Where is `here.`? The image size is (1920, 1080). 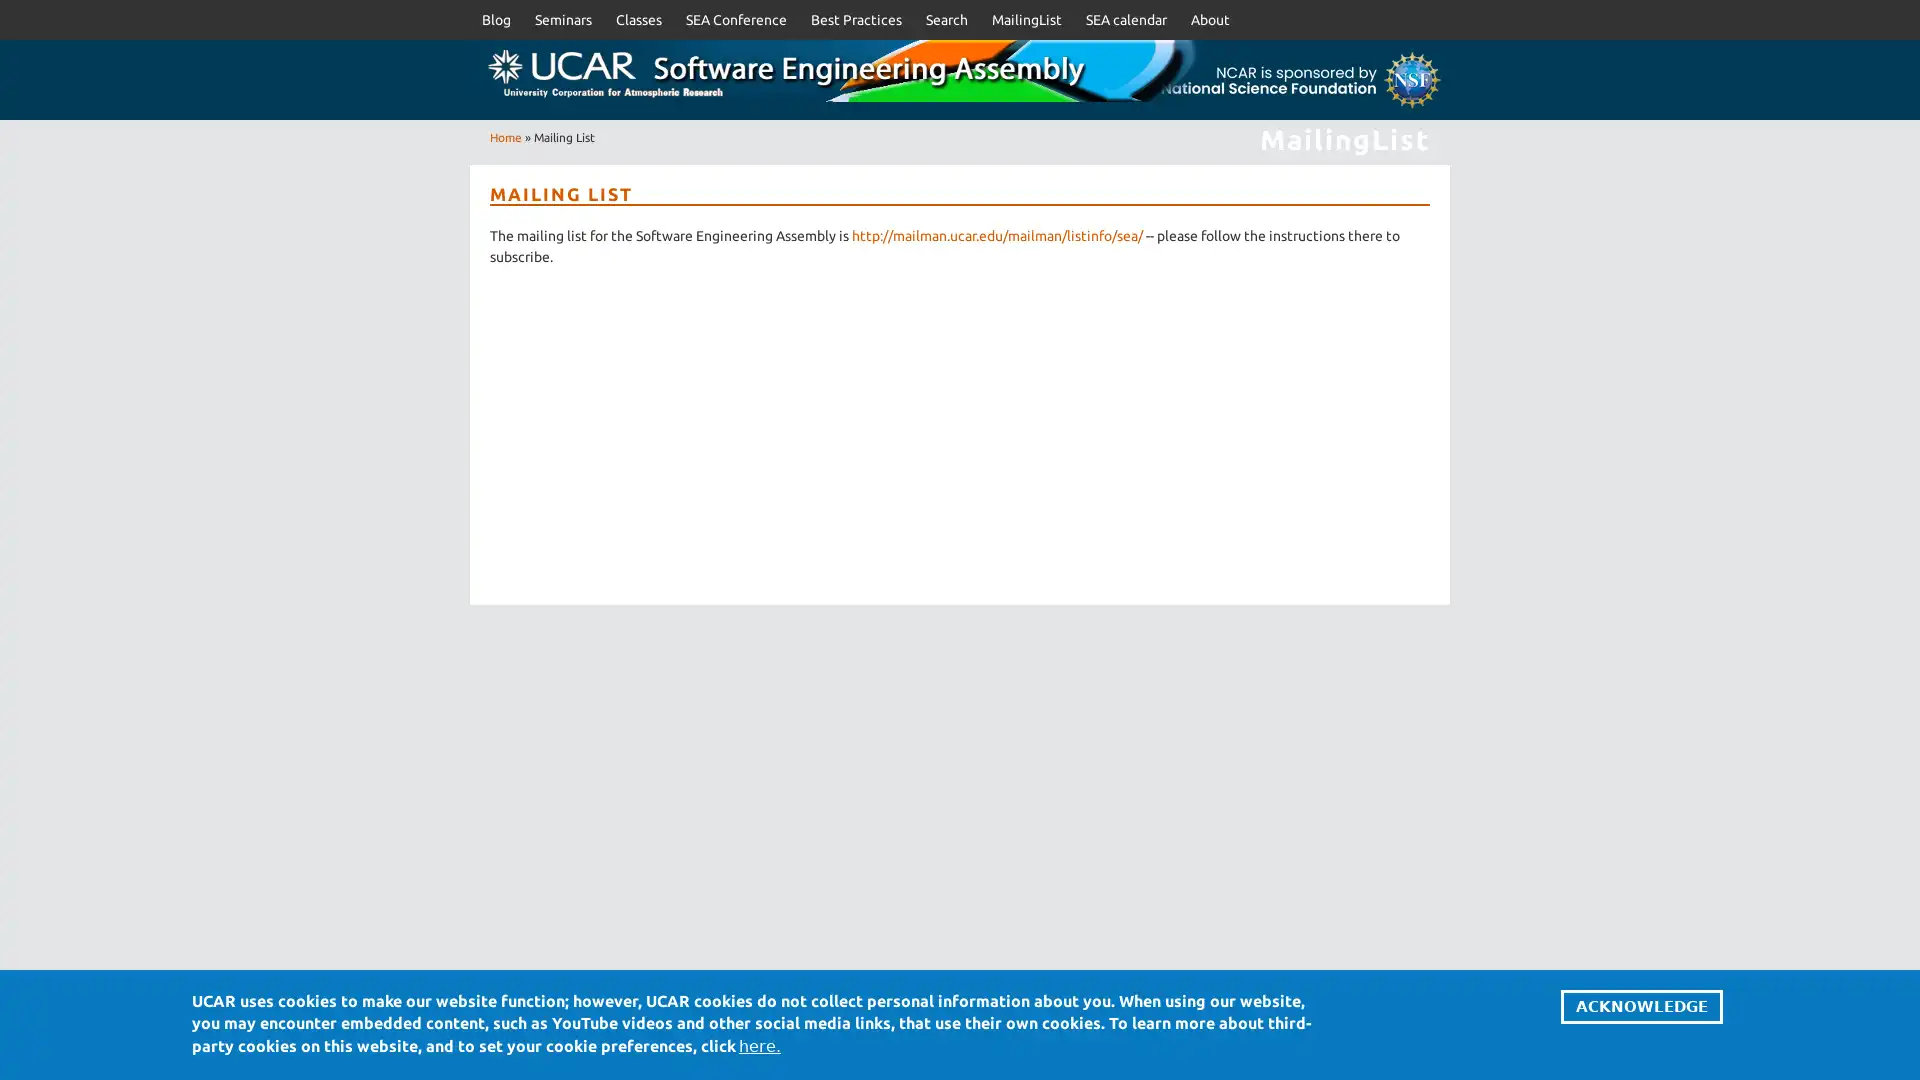
here. is located at coordinates (758, 1044).